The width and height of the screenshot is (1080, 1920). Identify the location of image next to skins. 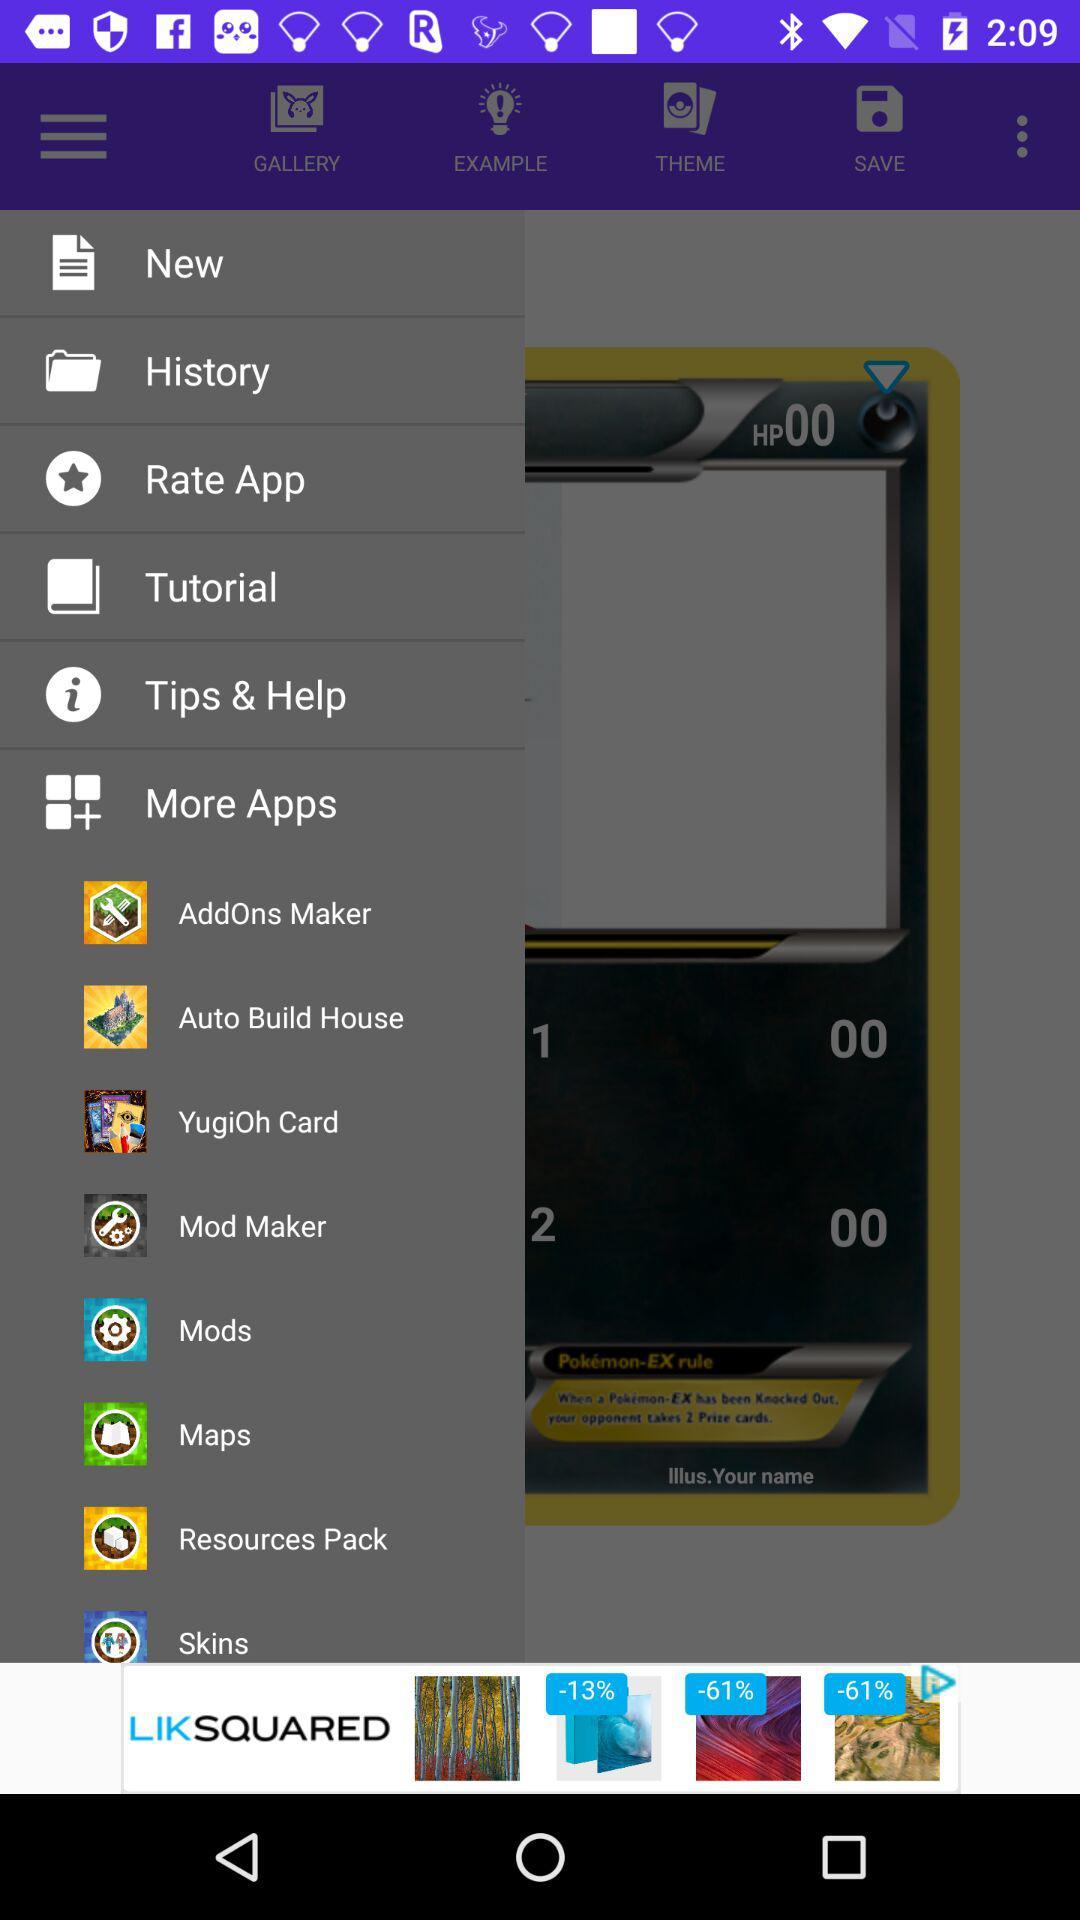
(115, 1636).